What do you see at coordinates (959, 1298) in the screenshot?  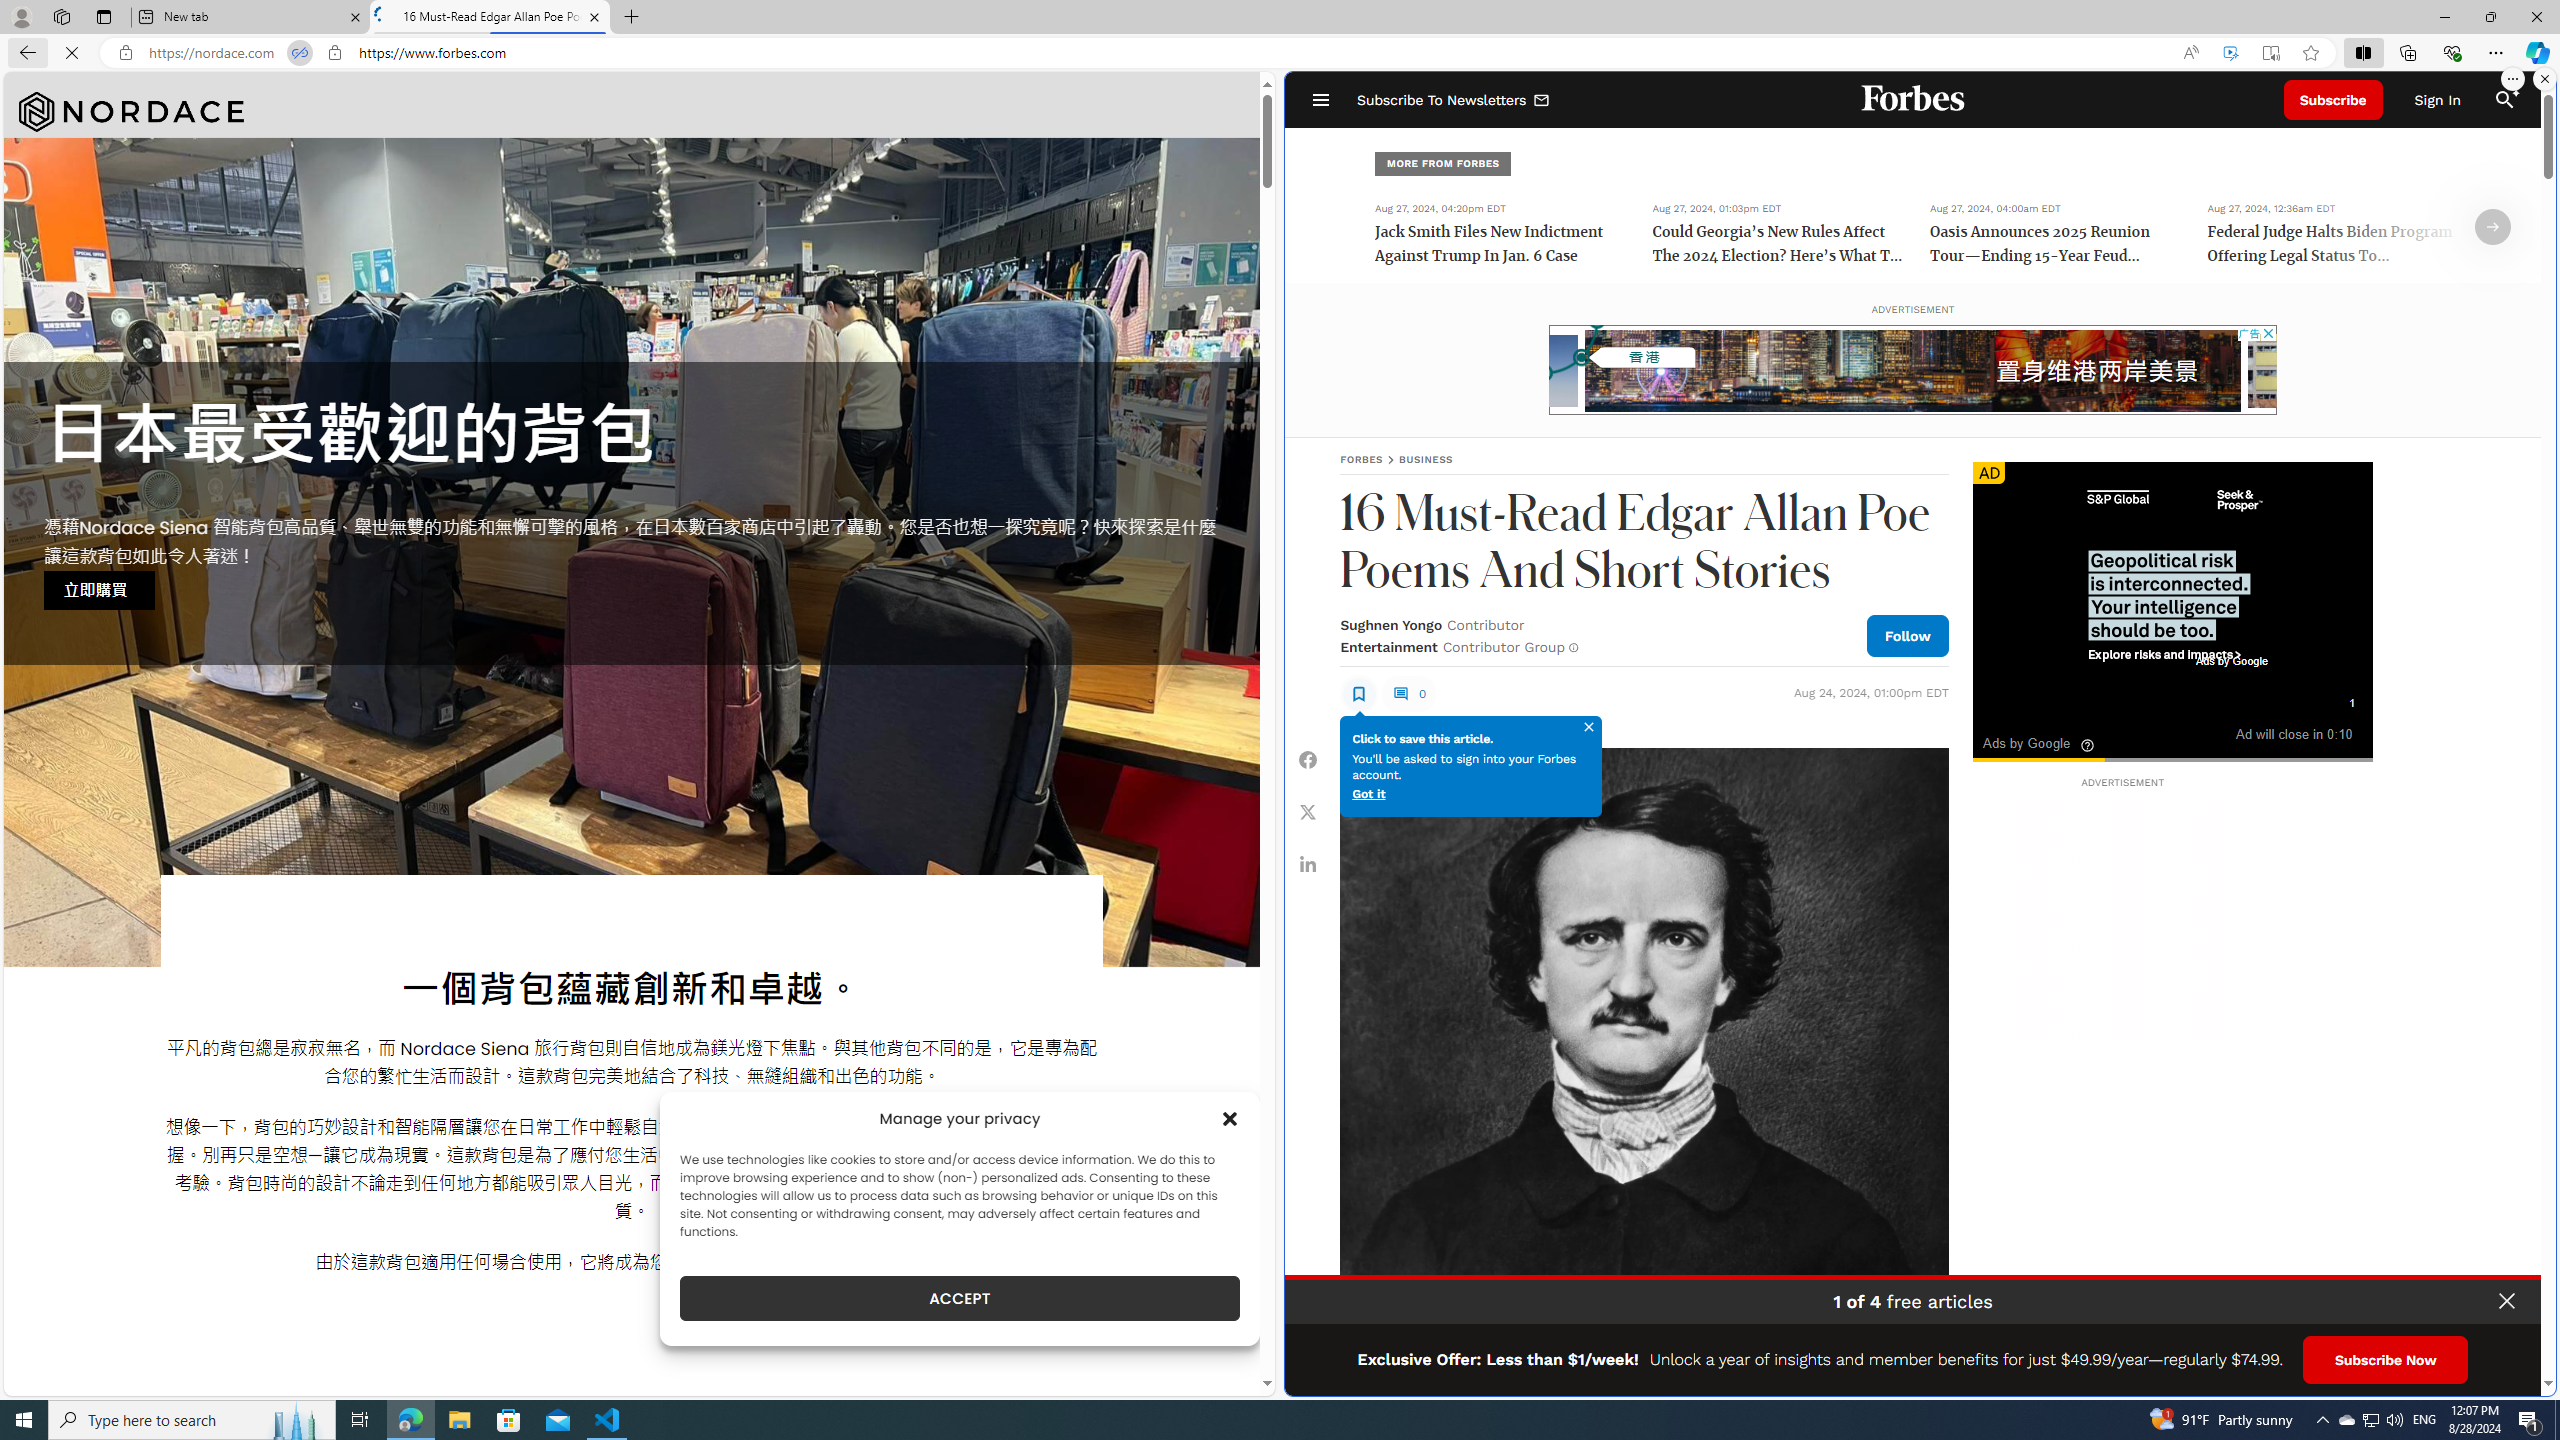 I see `'ACCEPT'` at bounding box center [959, 1298].